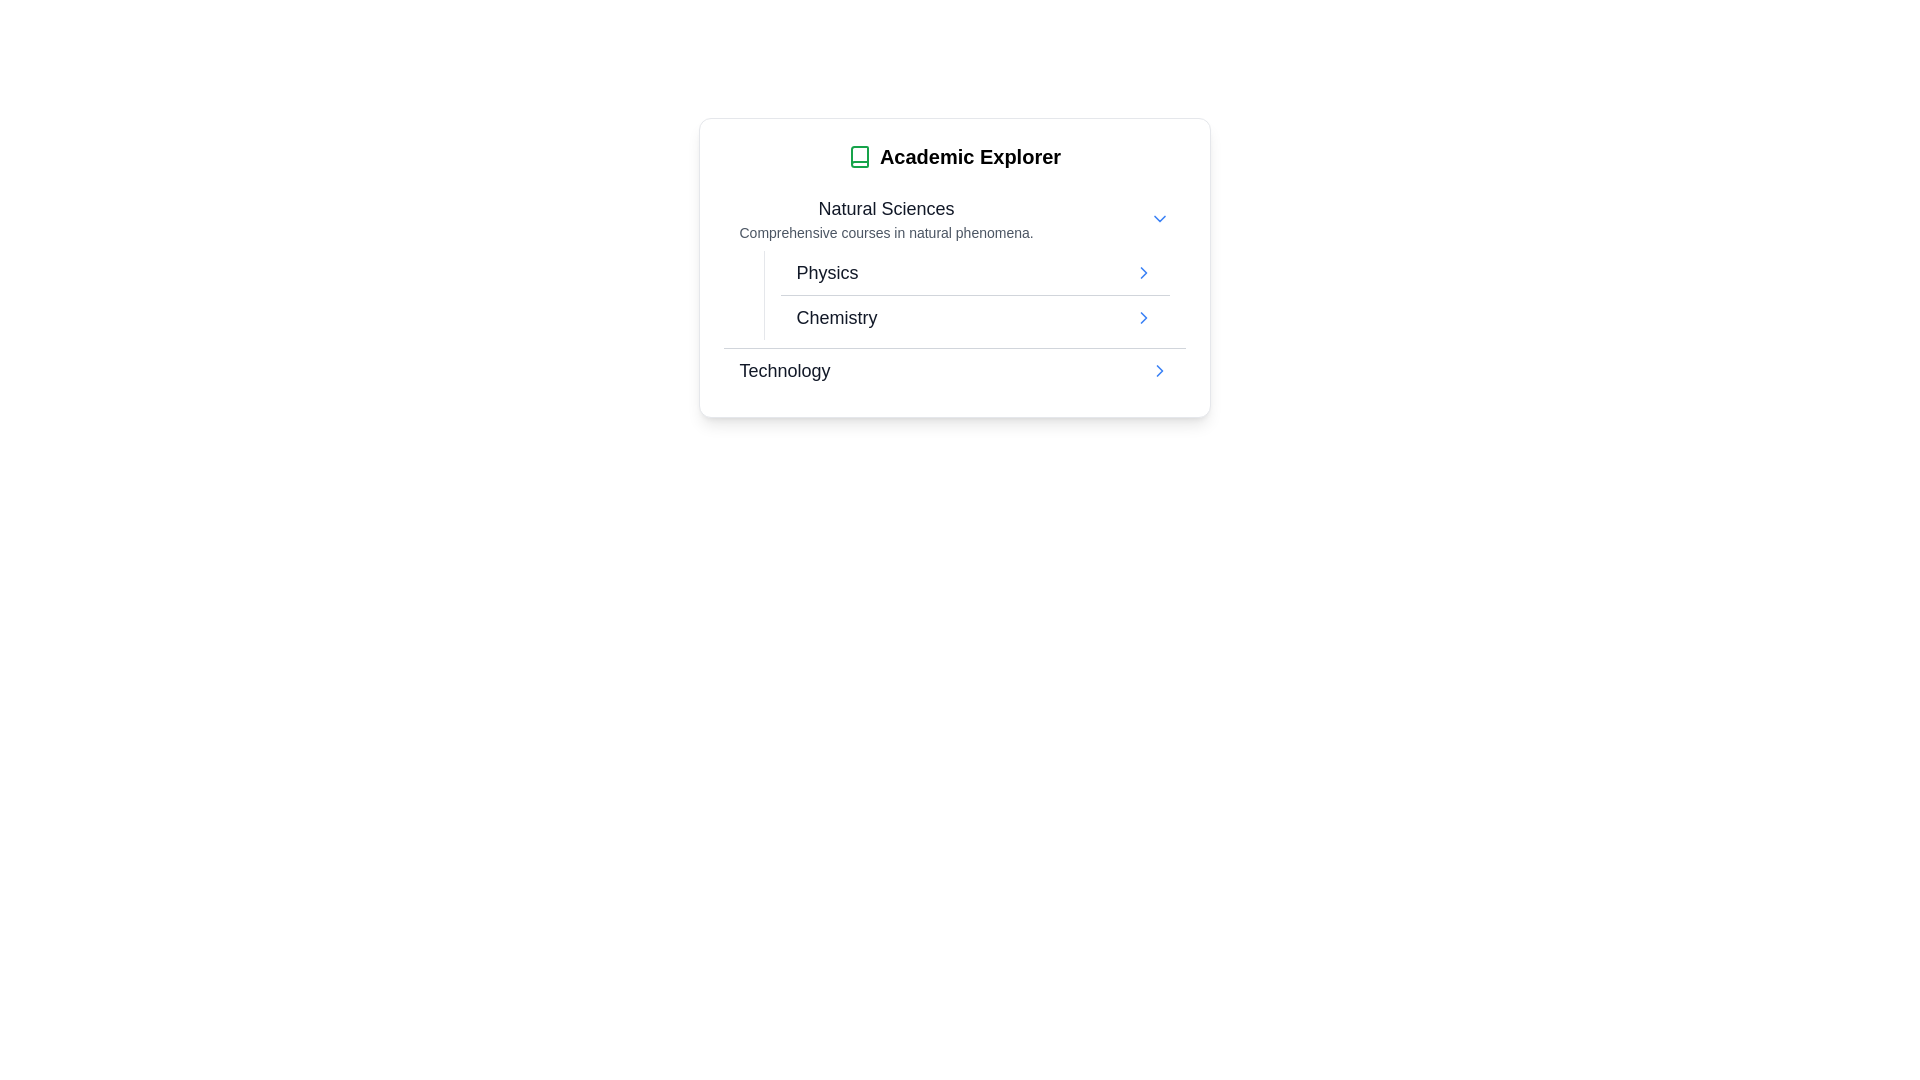 The height and width of the screenshot is (1080, 1920). I want to click on the right-pointing blue arrow icon located next to the 'Technology' text, so click(1159, 370).